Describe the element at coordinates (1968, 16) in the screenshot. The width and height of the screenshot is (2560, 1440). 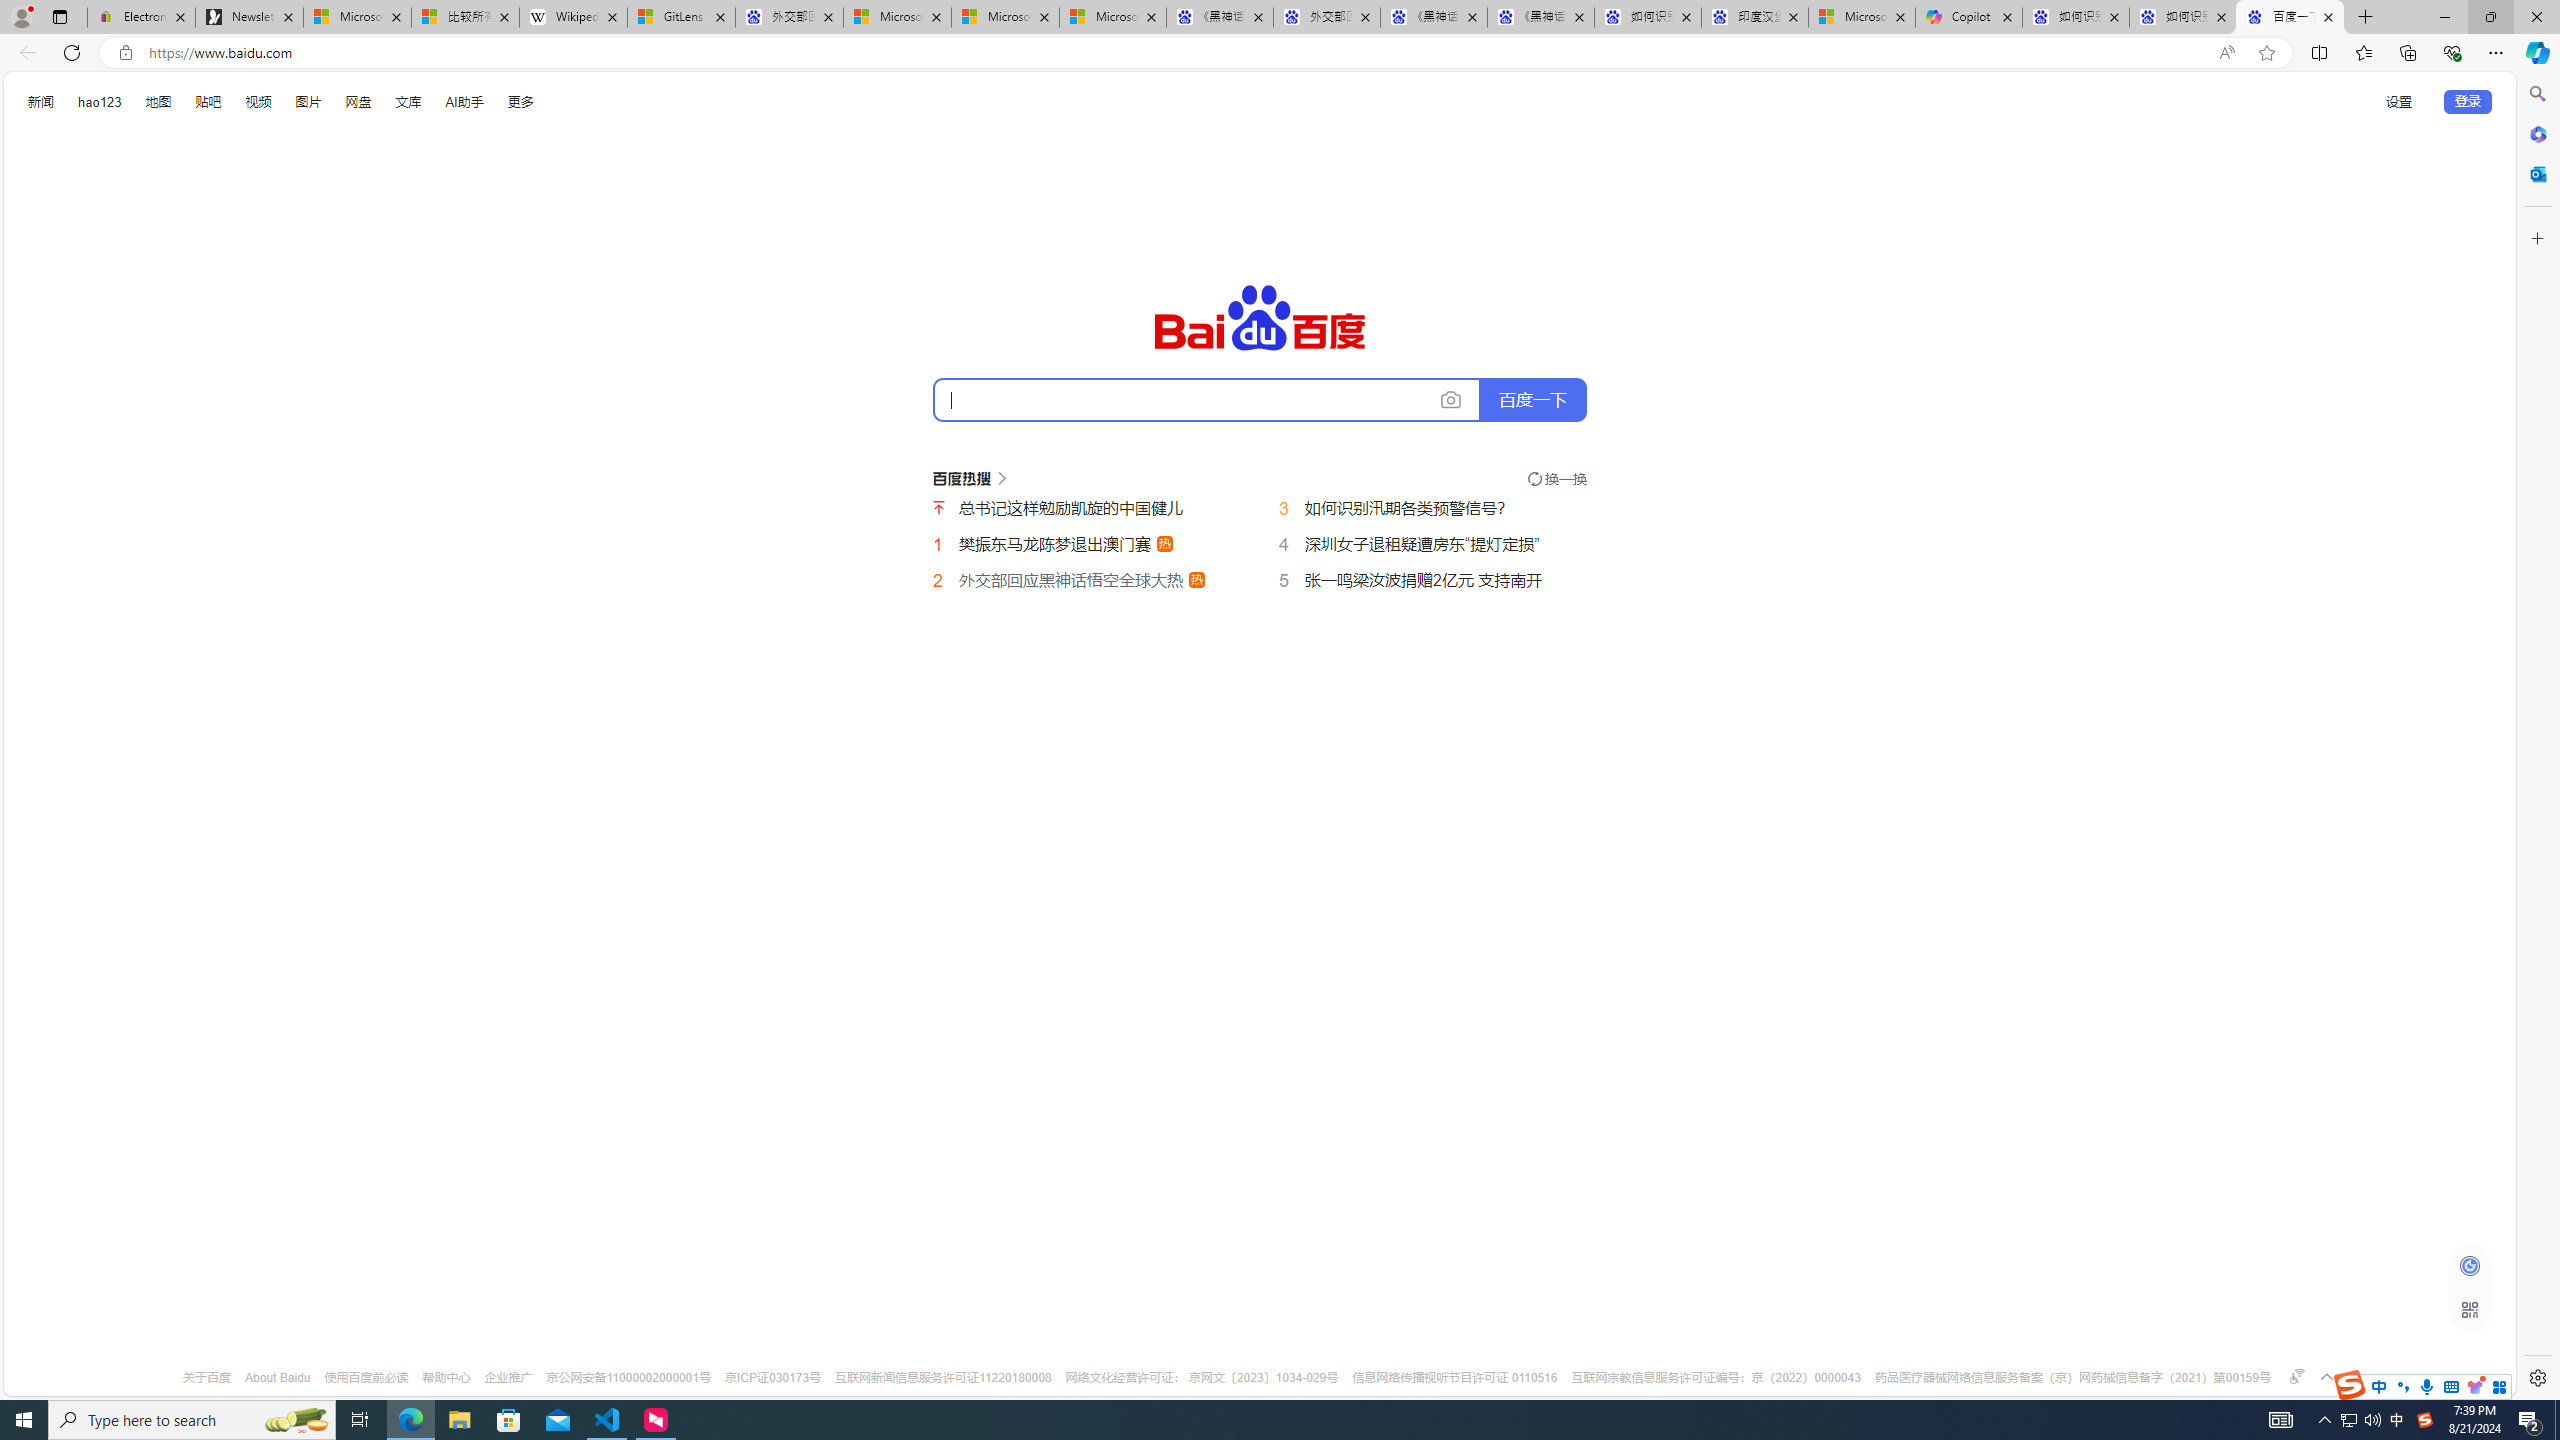
I see `'Copilot'` at that location.